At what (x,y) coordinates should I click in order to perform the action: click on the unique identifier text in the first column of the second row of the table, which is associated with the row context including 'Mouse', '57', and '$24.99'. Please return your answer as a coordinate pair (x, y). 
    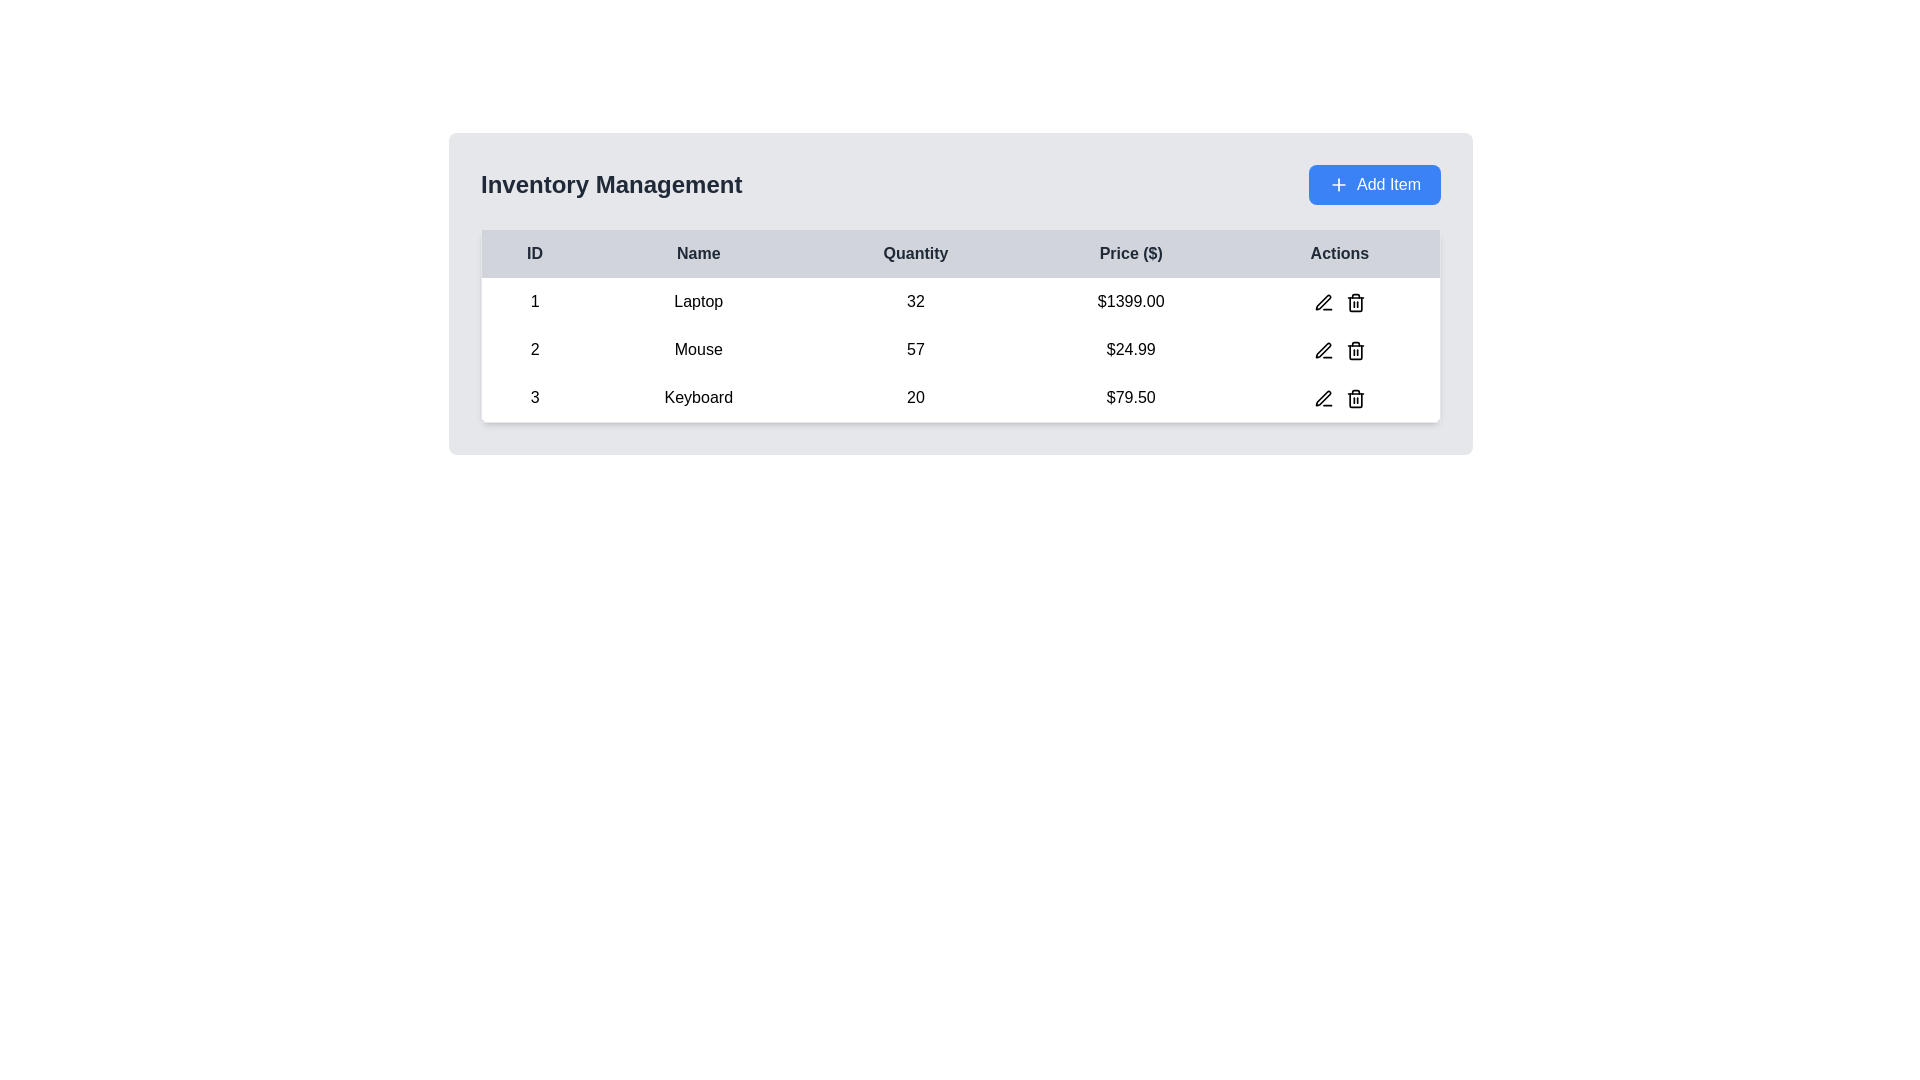
    Looking at the image, I should click on (534, 349).